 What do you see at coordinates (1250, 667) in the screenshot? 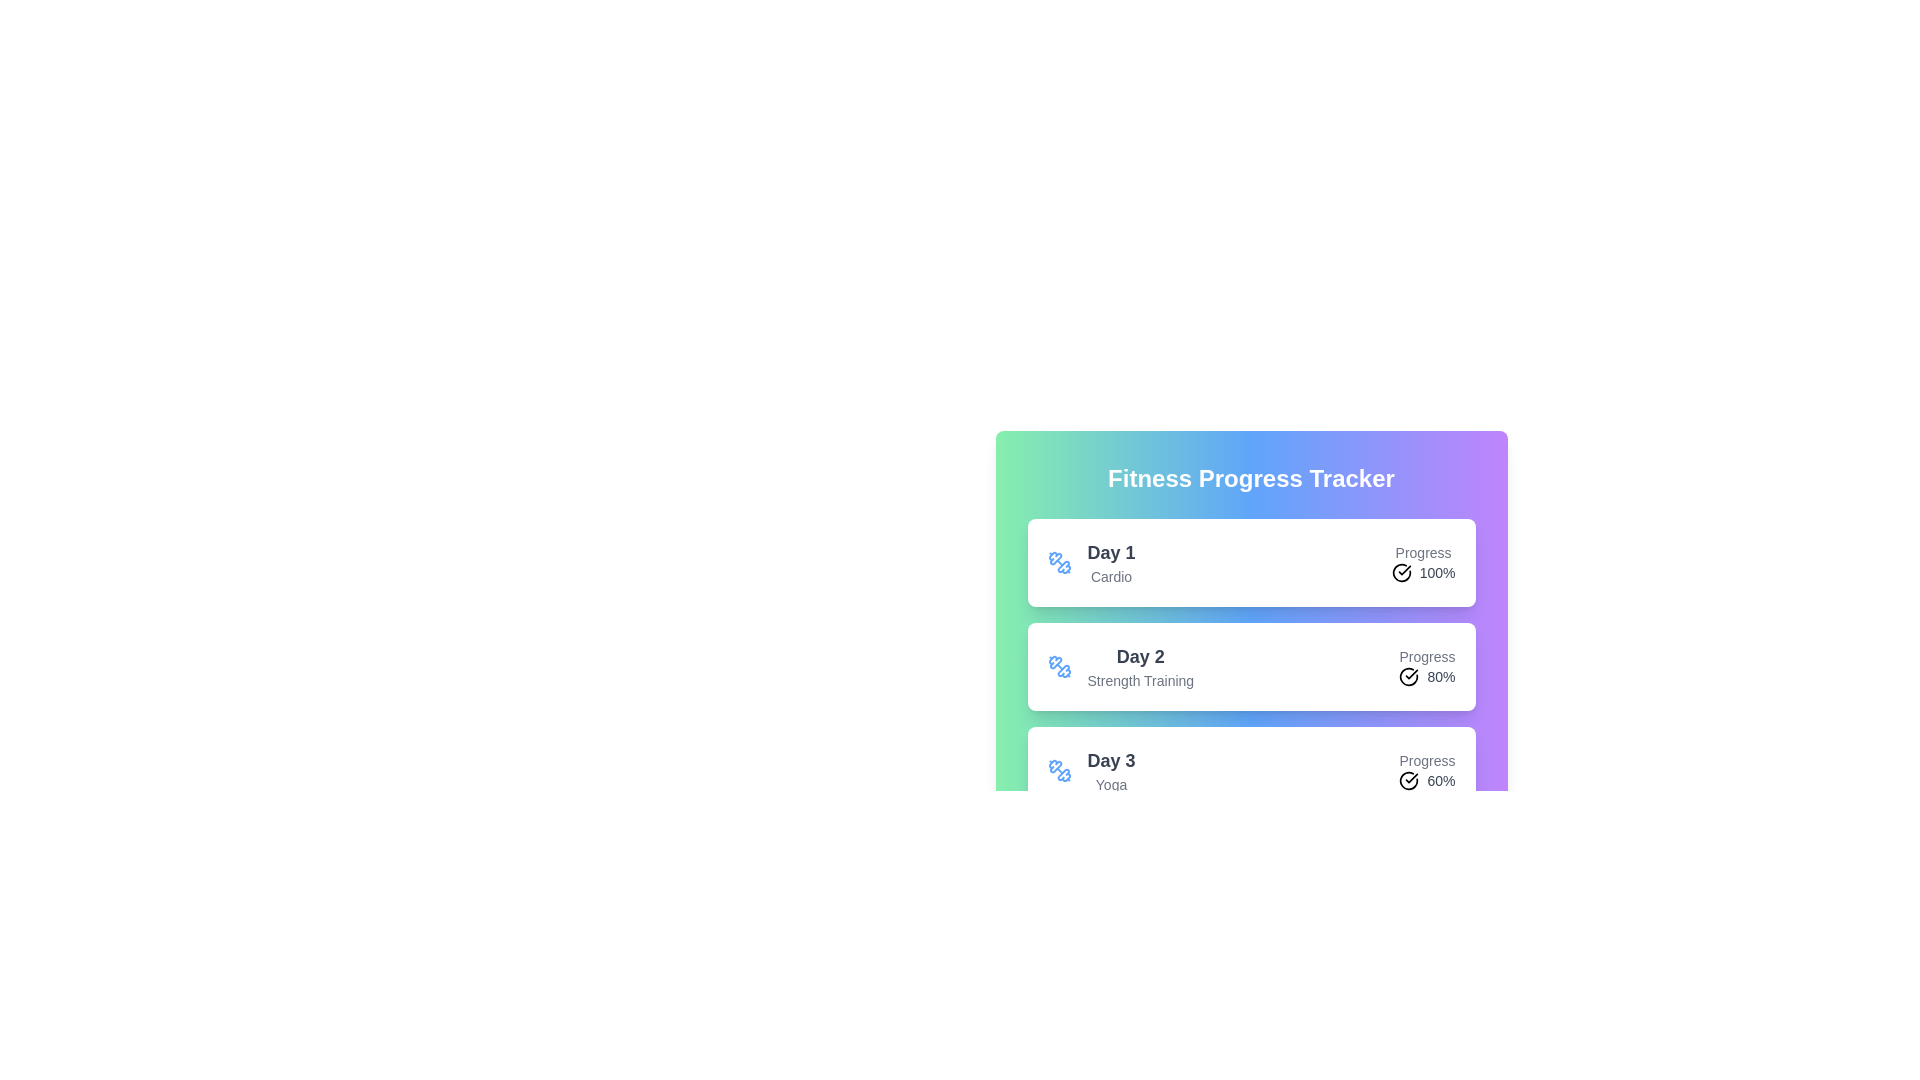
I see `the workout item for Day 2` at bounding box center [1250, 667].